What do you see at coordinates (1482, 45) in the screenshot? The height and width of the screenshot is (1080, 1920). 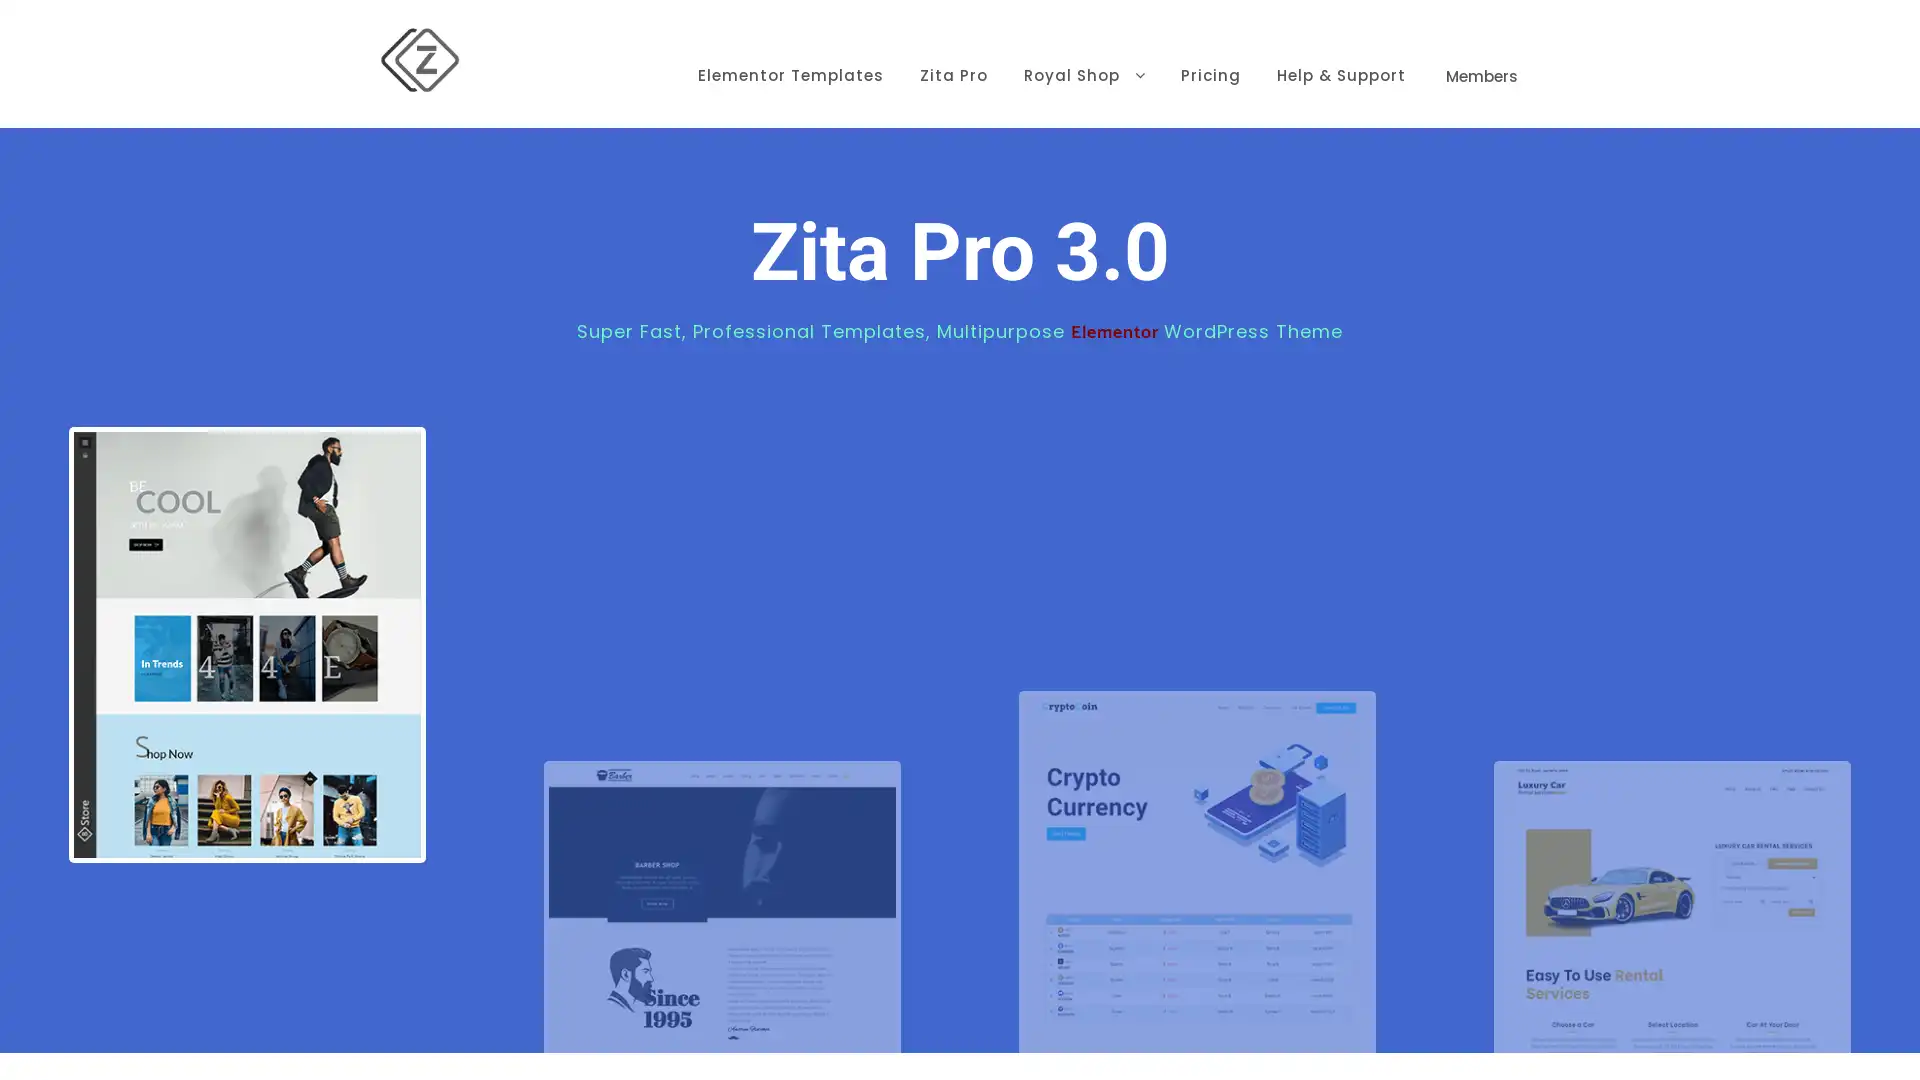 I see `Members` at bounding box center [1482, 45].